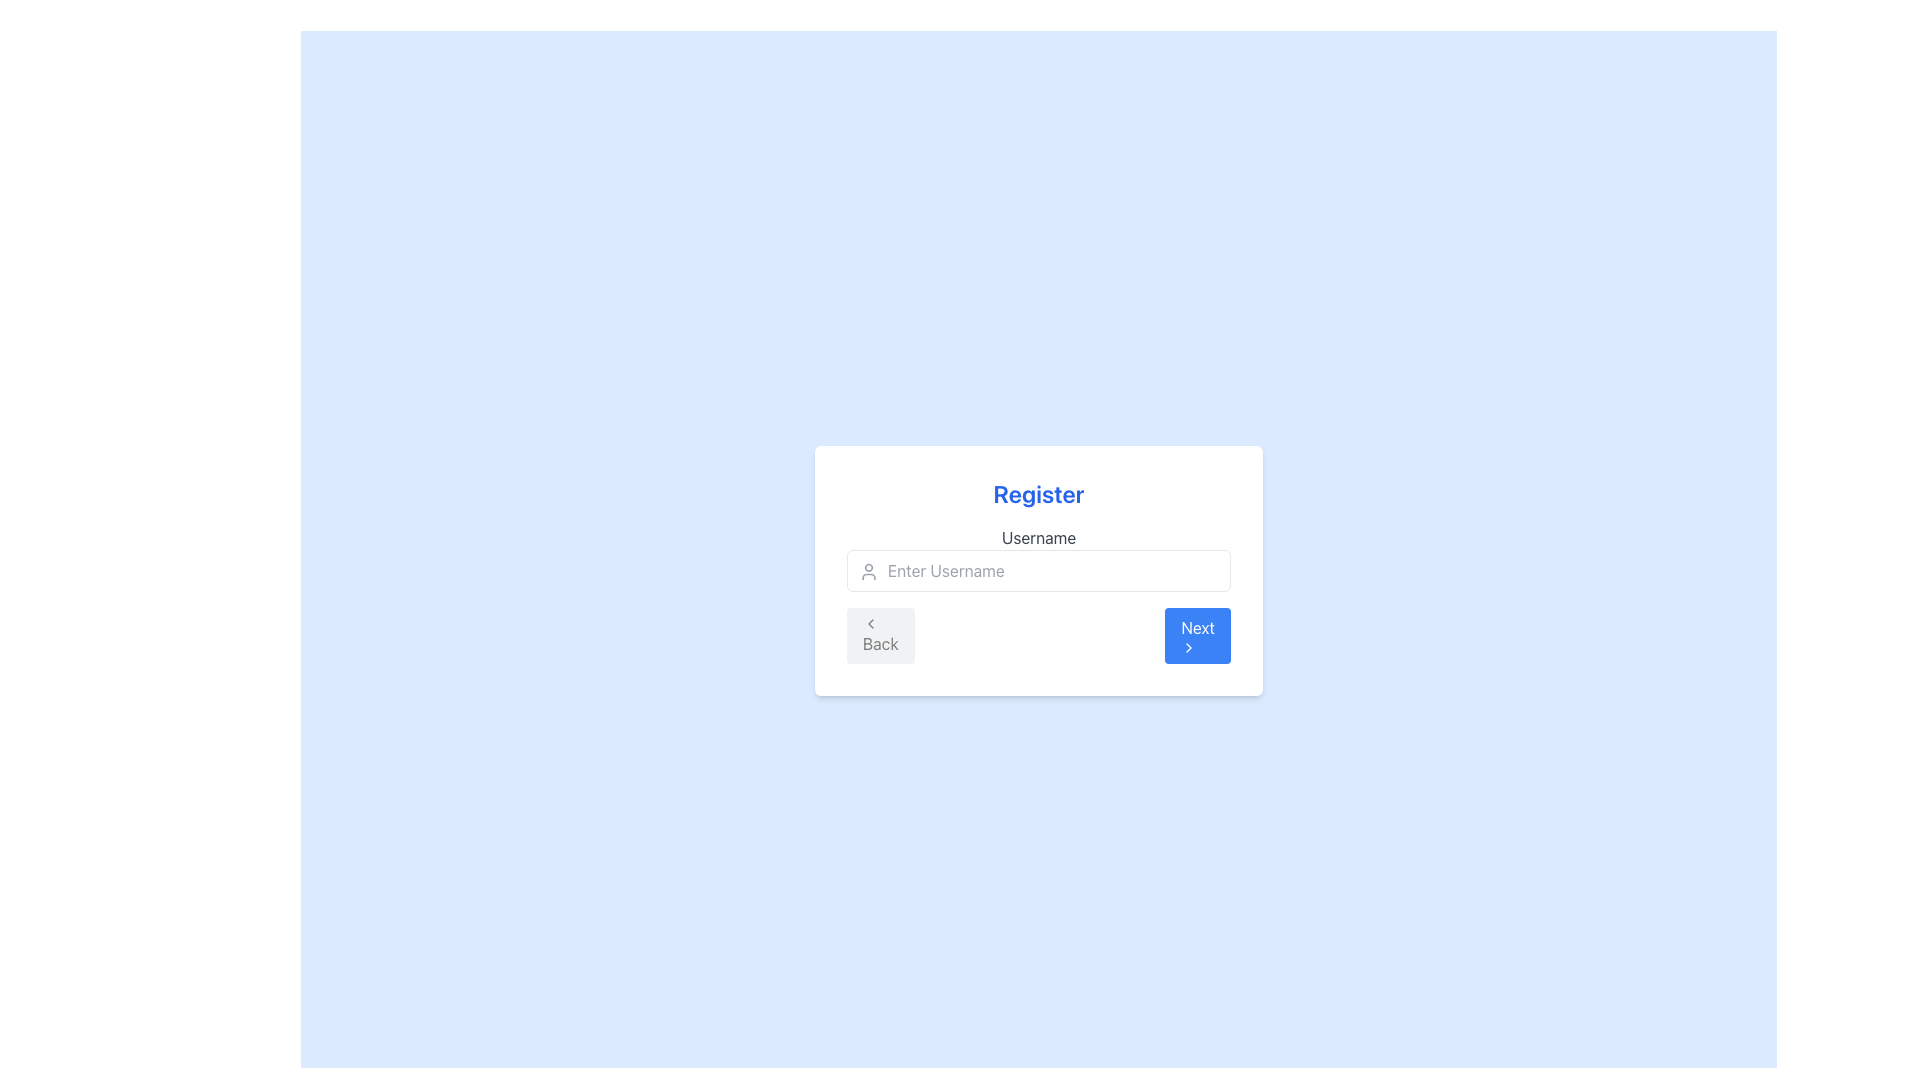 The width and height of the screenshot is (1920, 1080). I want to click on the navigation button located at the bottom right of the white rectangular box, so click(1198, 636).